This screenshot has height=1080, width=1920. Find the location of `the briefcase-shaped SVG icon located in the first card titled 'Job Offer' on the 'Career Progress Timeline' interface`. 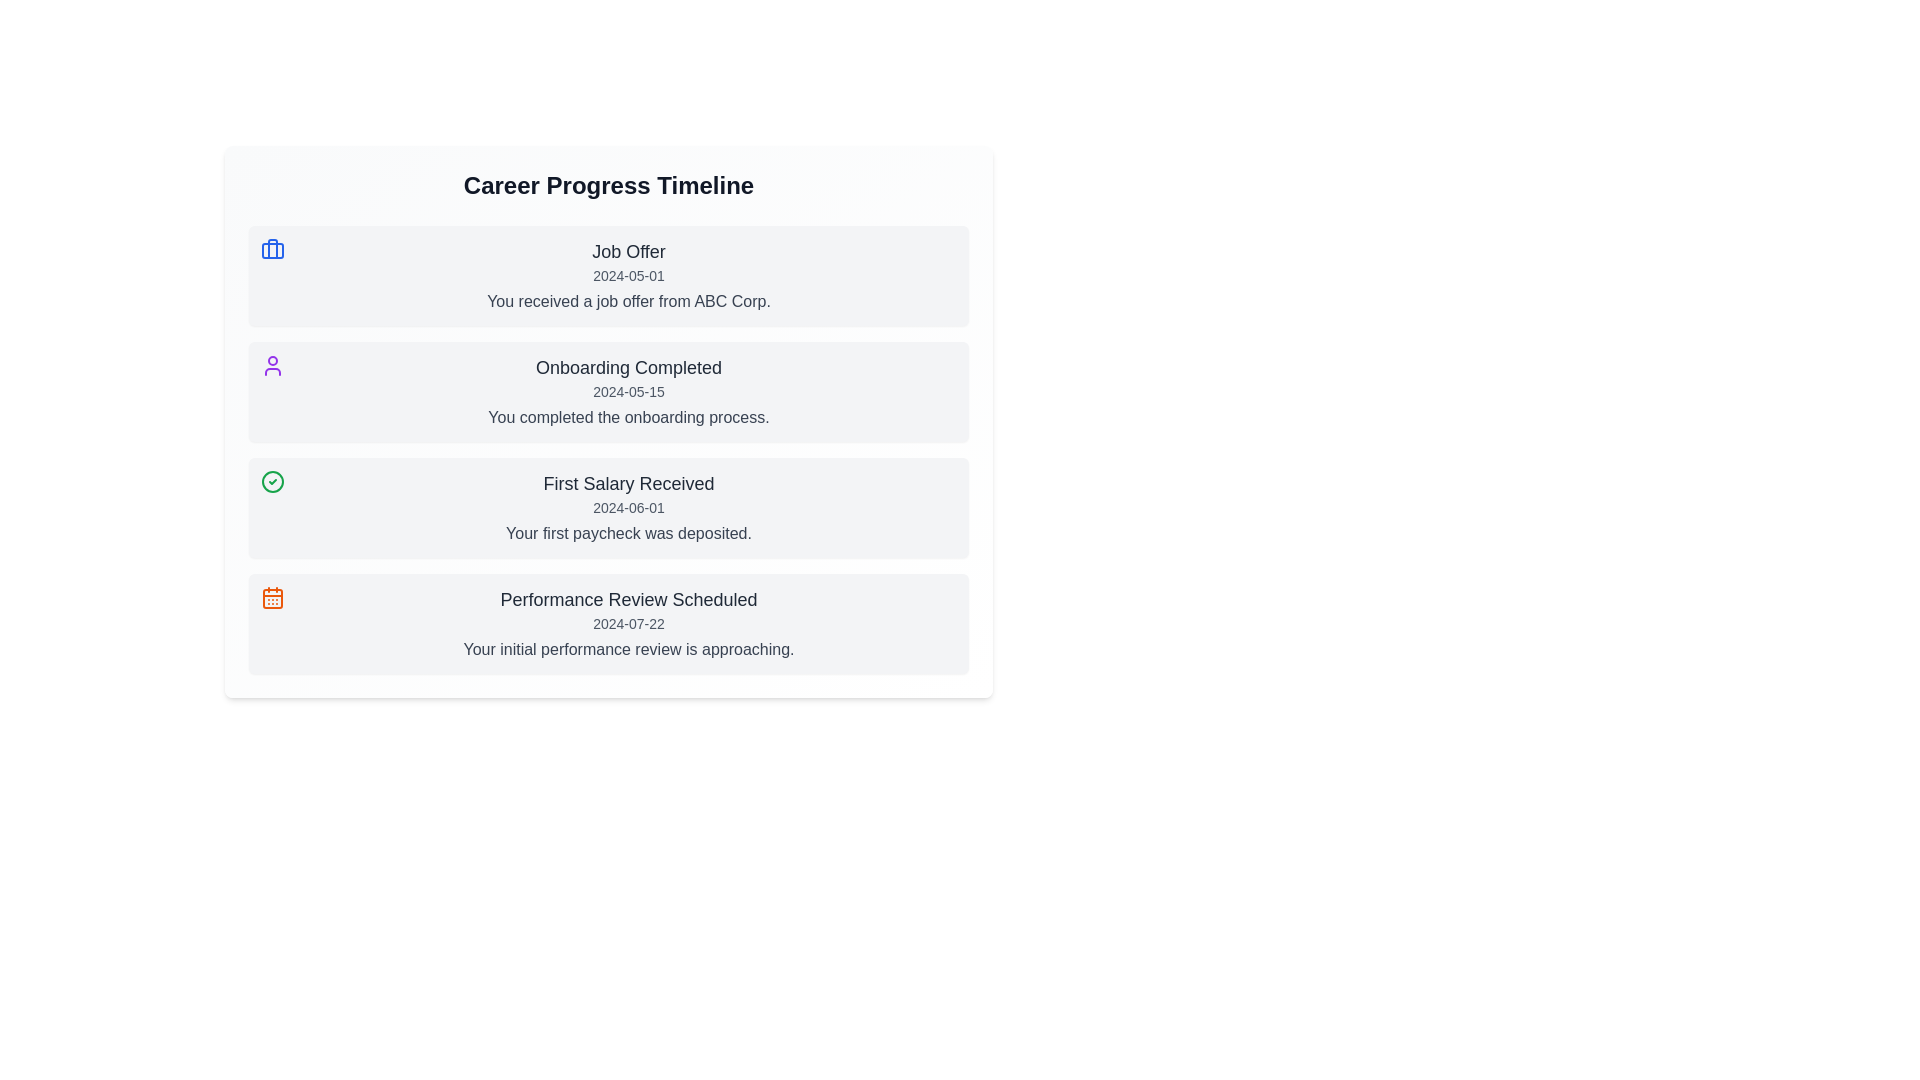

the briefcase-shaped SVG icon located in the first card titled 'Job Offer' on the 'Career Progress Timeline' interface is located at coordinates (272, 249).